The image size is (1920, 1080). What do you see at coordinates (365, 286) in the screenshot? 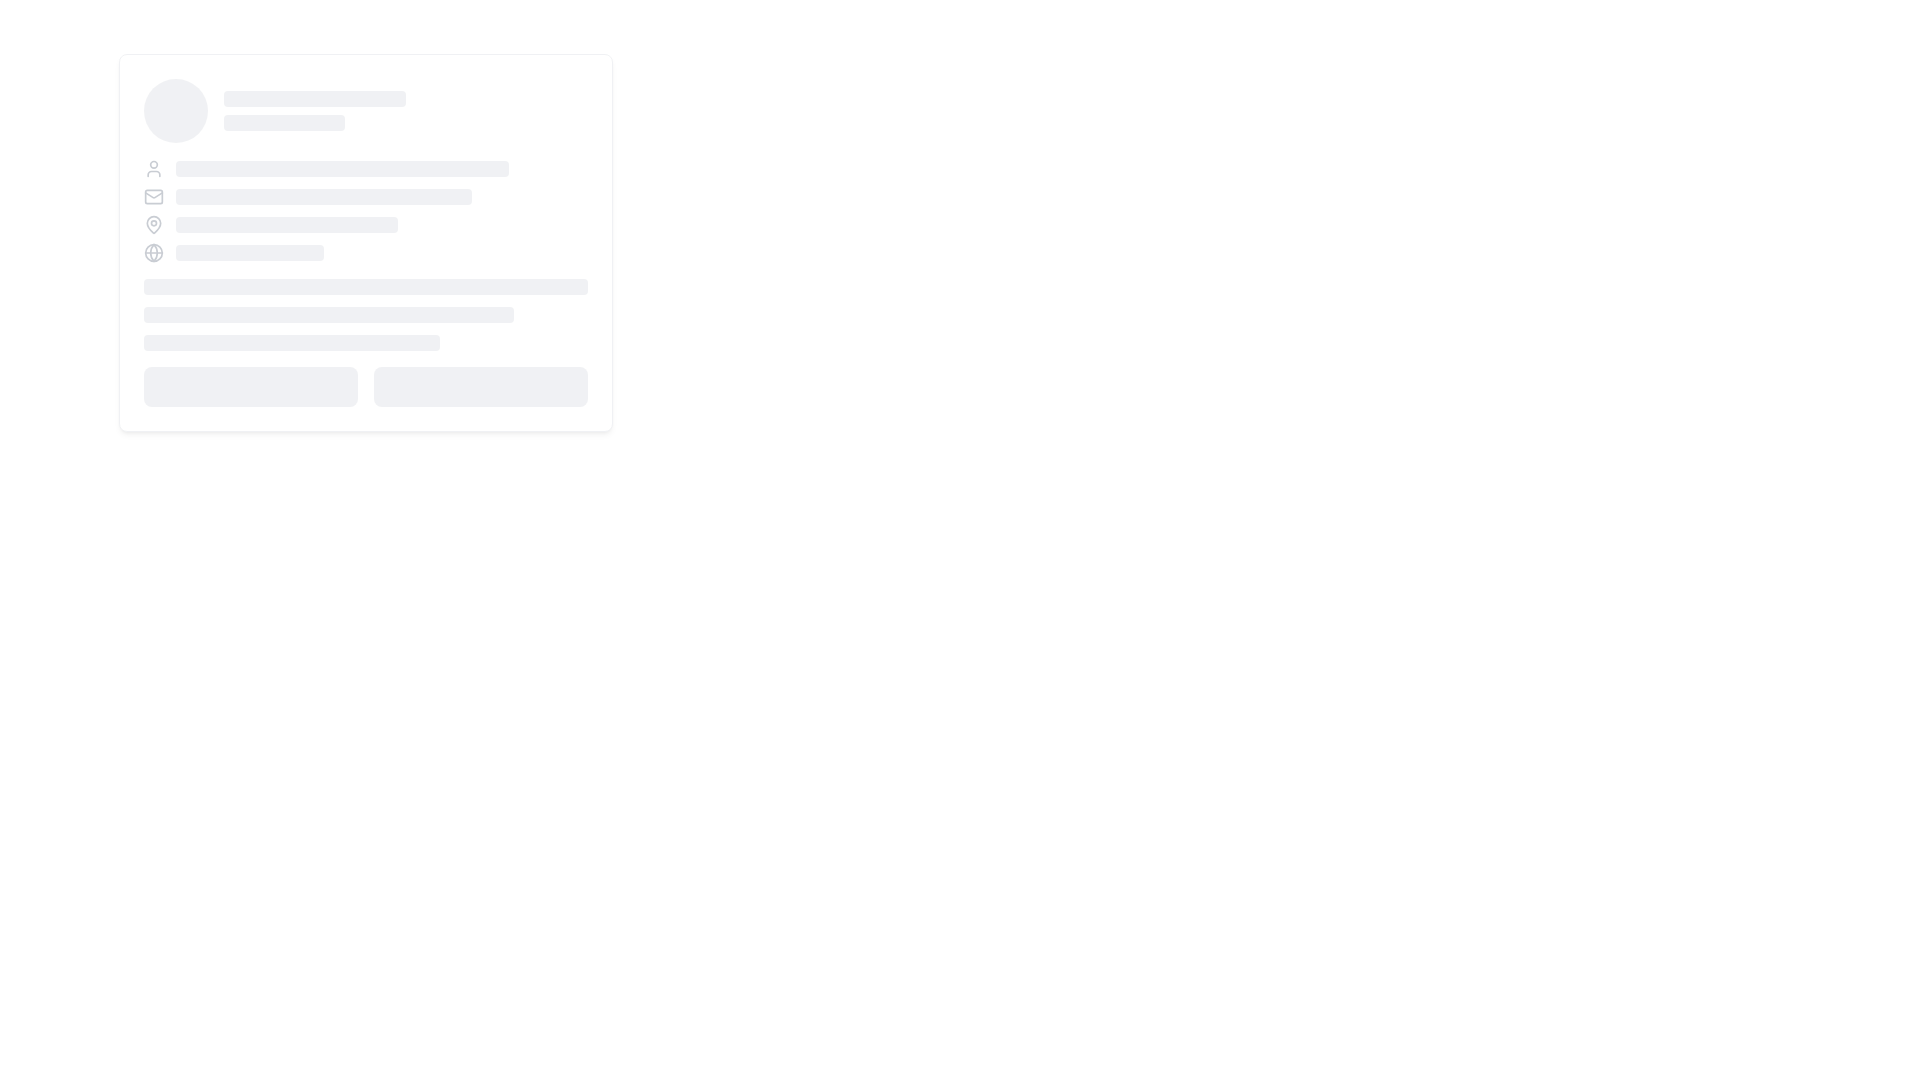
I see `the Loading Placeholder Bar, which is a gray, pill-shaped rectangular element located at the topmost position among three similar horizontal elements` at bounding box center [365, 286].